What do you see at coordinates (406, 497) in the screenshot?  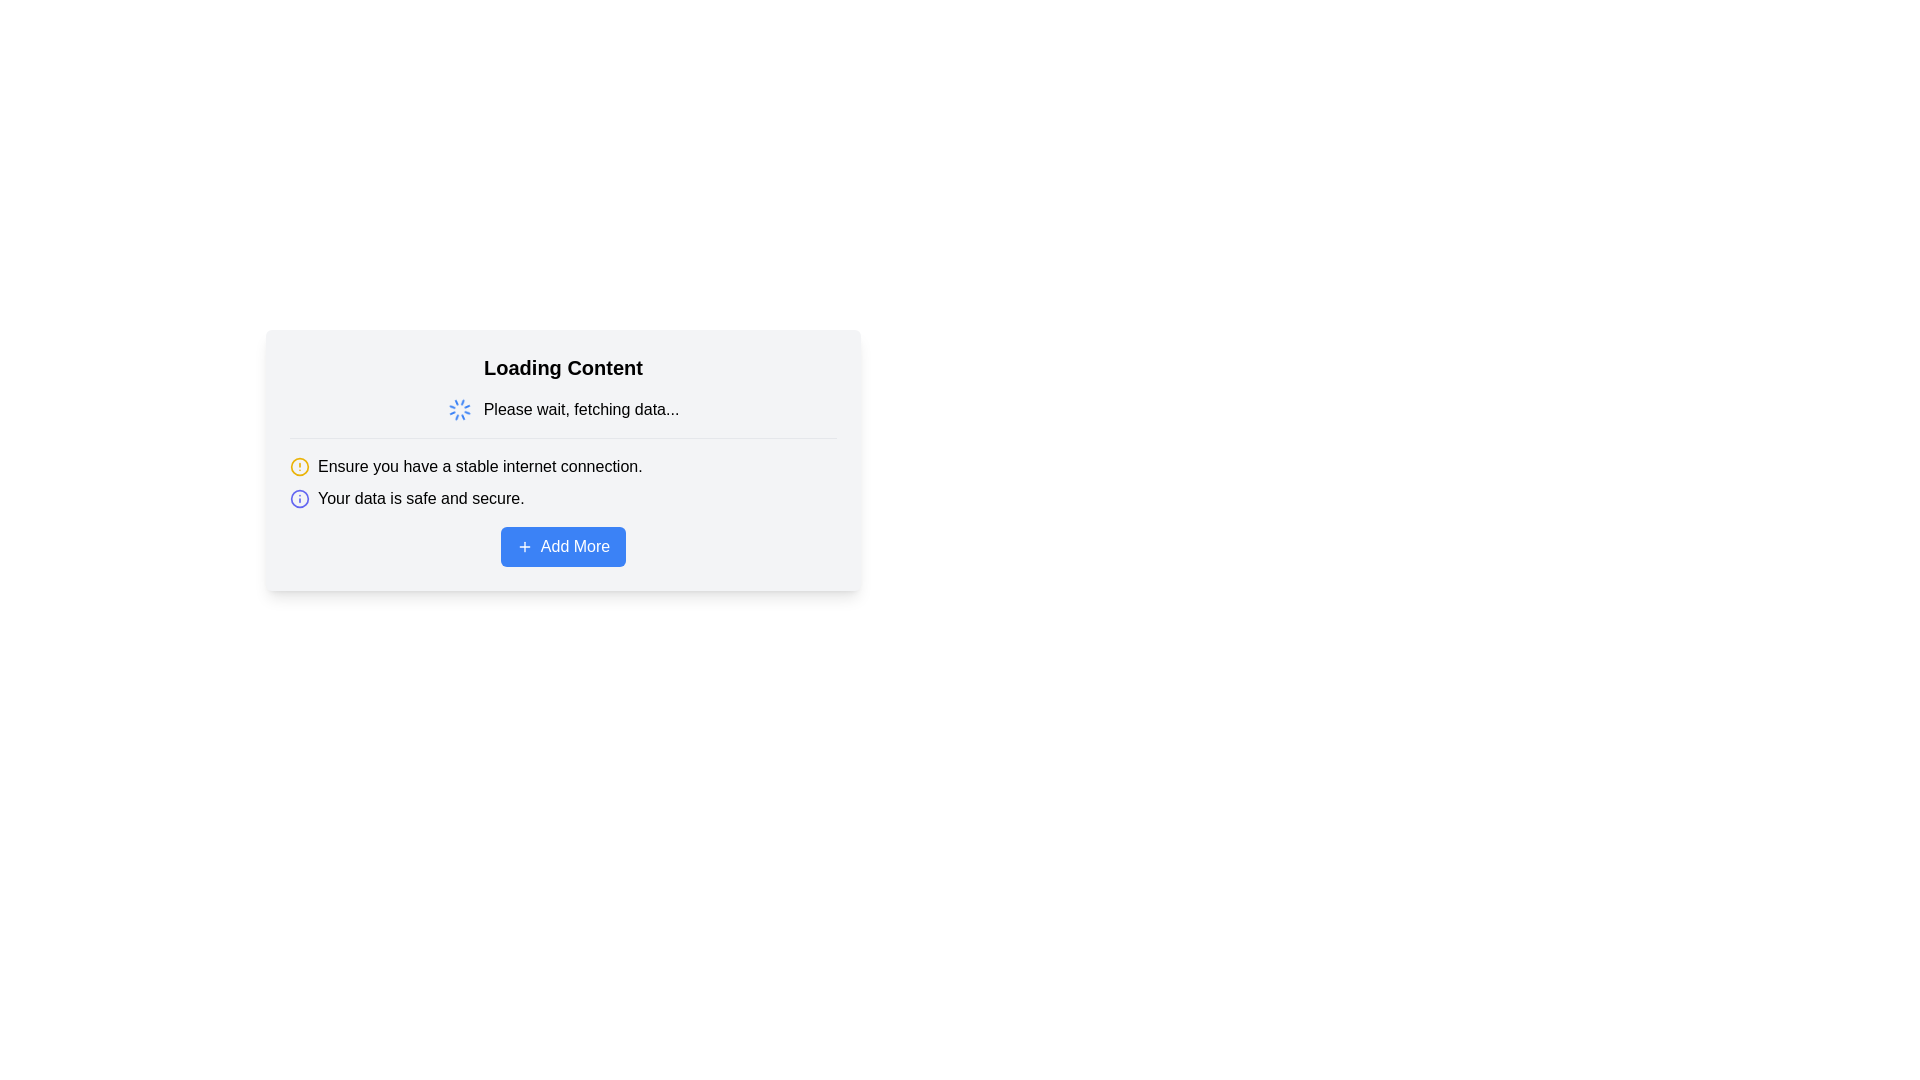 I see `the Text with Icon Component that features a blue 'i' icon and the text 'Your data is safe and secure.' positioned horizontally to the right of the icon` at bounding box center [406, 497].